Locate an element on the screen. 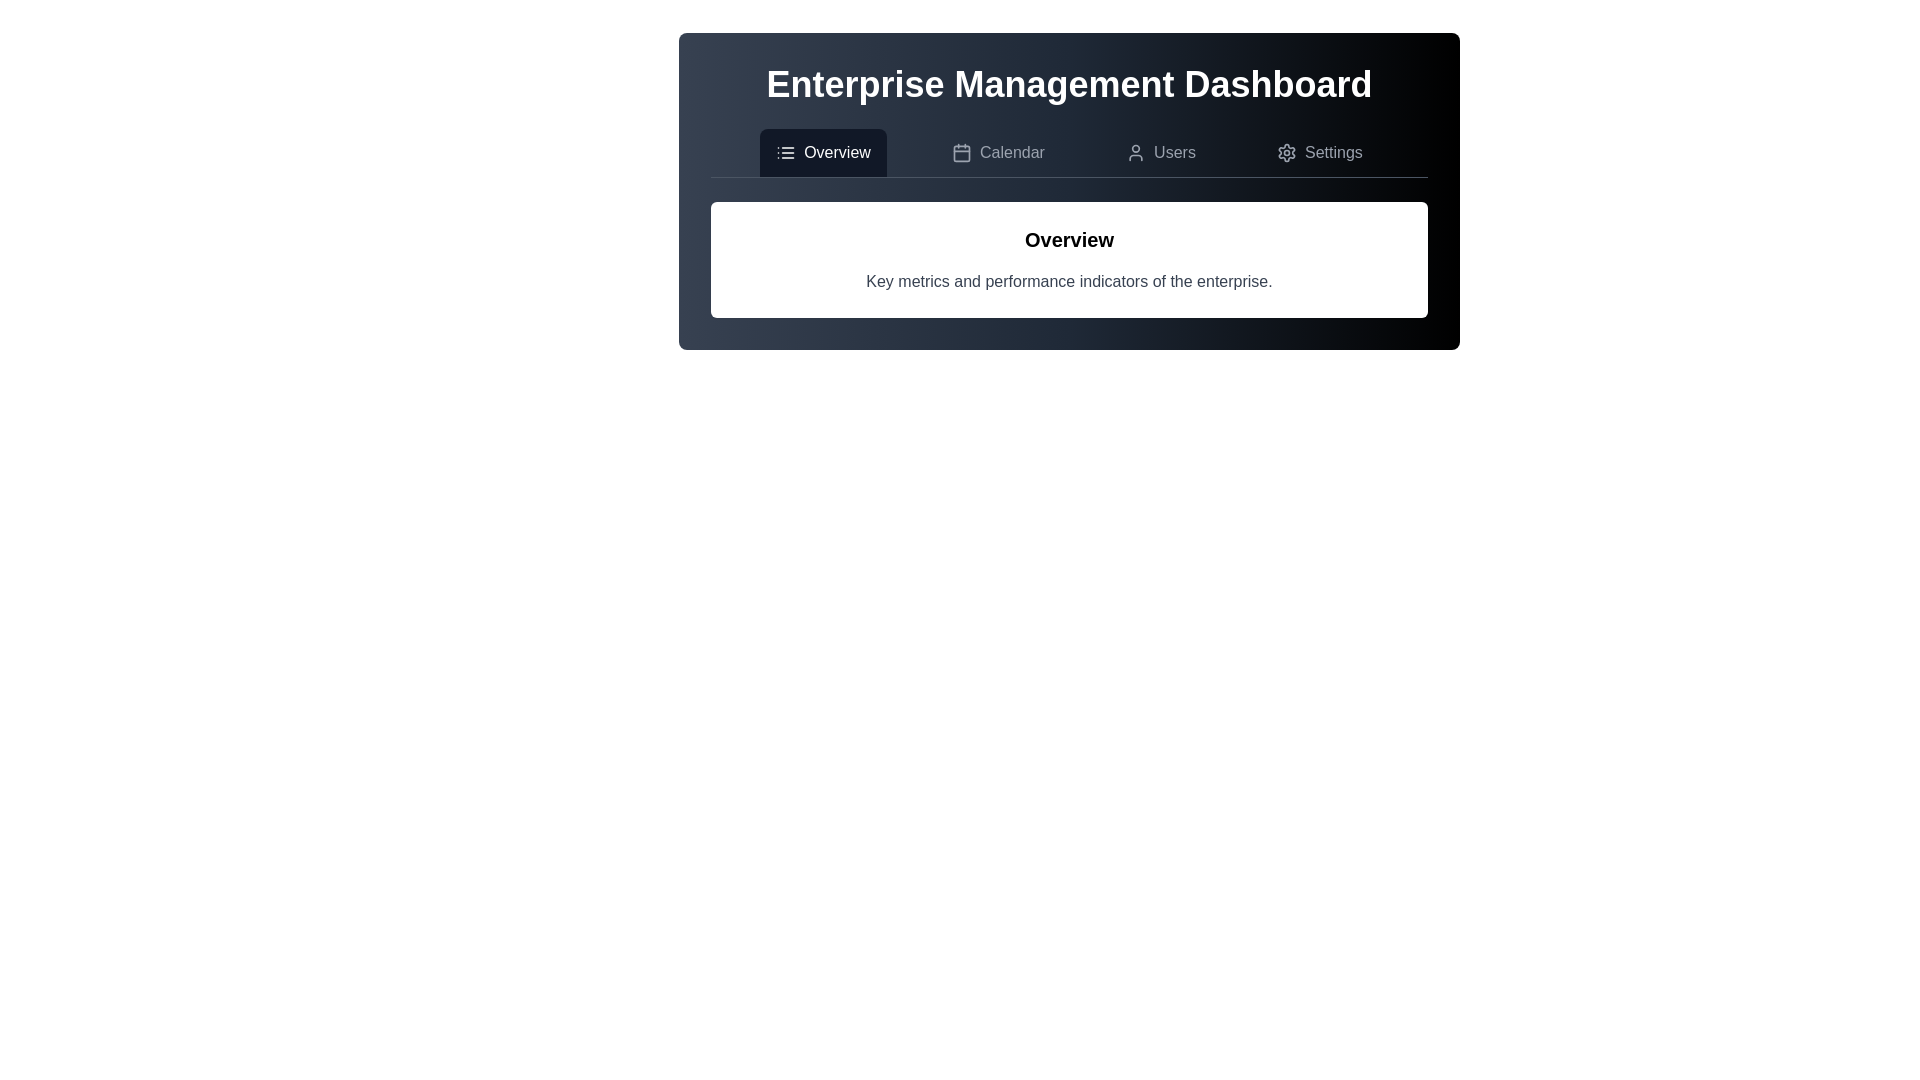 The width and height of the screenshot is (1920, 1080). the 'Overview' button, which is the first item in the horizontal navigation menu is located at coordinates (823, 152).